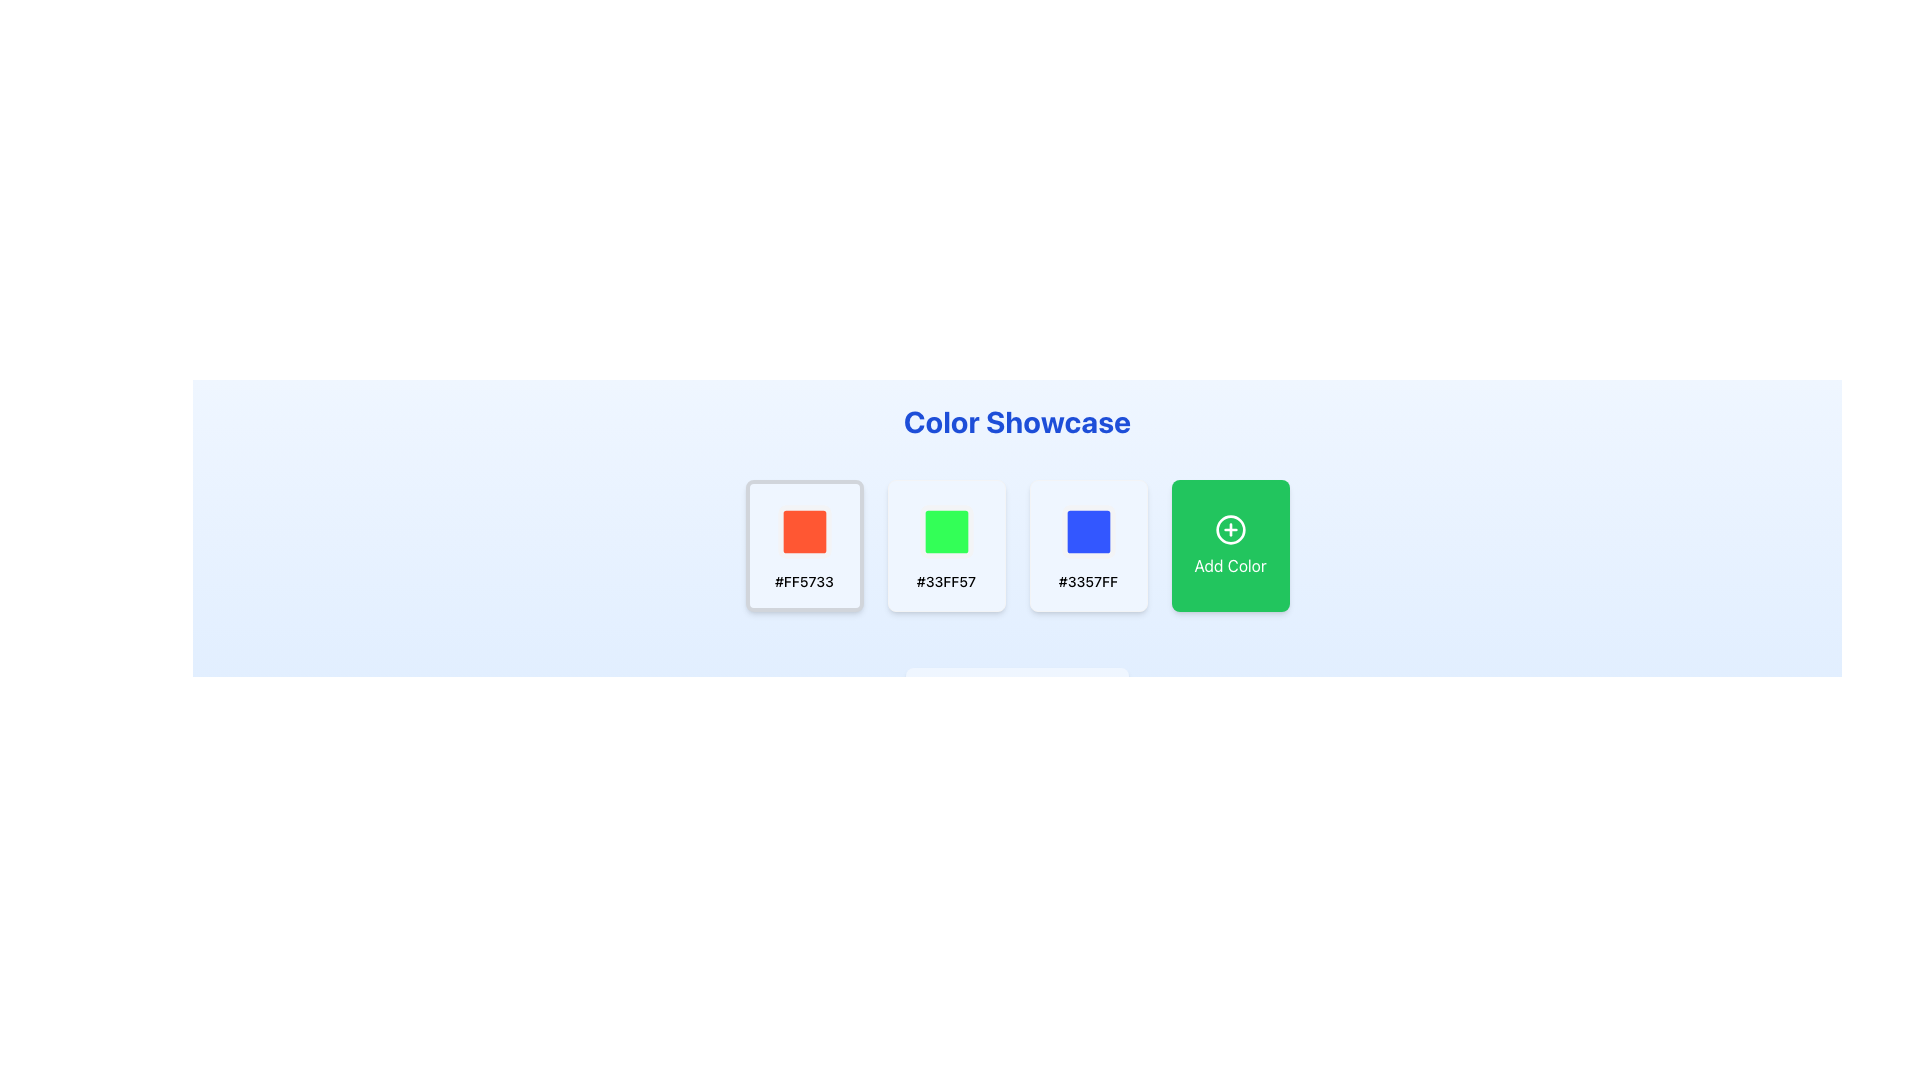 Image resolution: width=1920 pixels, height=1080 pixels. Describe the element at coordinates (945, 546) in the screenshot. I see `the color code of the second color swatch tile in the grid labeled 'Color Showcase', which is located between the orange tile and the blue tile` at that location.